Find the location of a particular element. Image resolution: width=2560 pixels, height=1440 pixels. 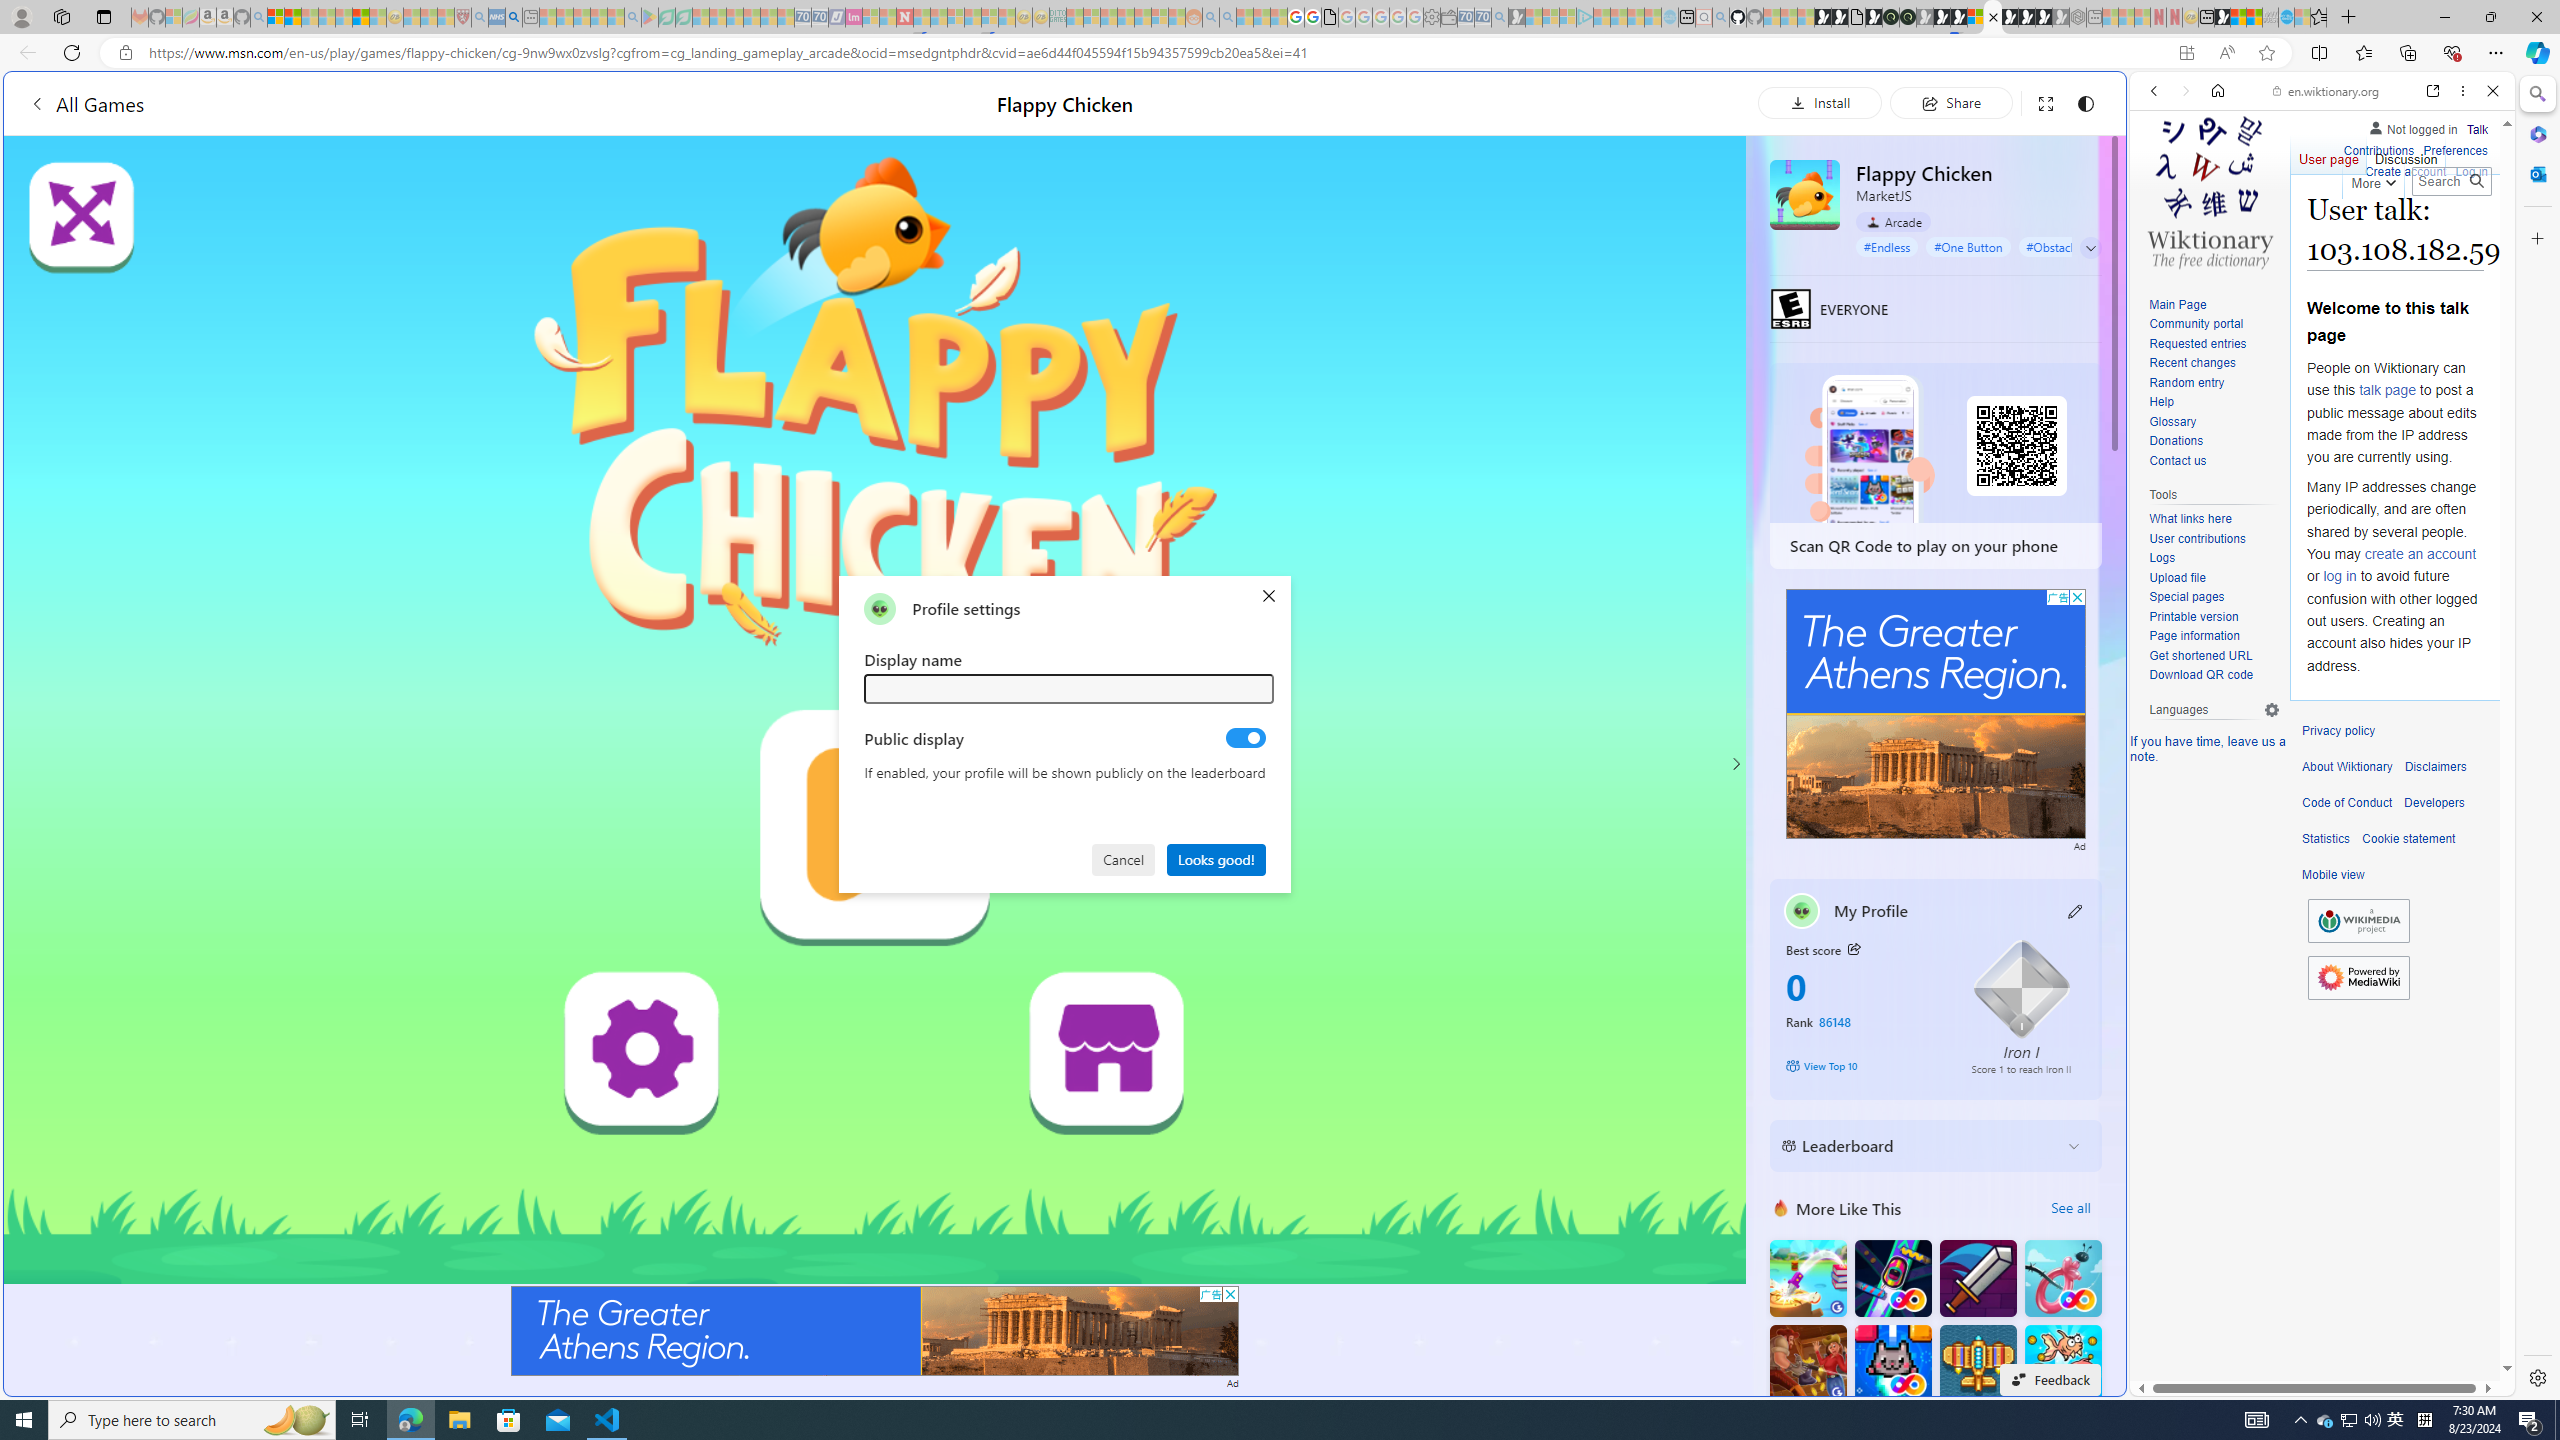

'Cheap Hotels - Save70.com - Sleeping' is located at coordinates (819, 16).